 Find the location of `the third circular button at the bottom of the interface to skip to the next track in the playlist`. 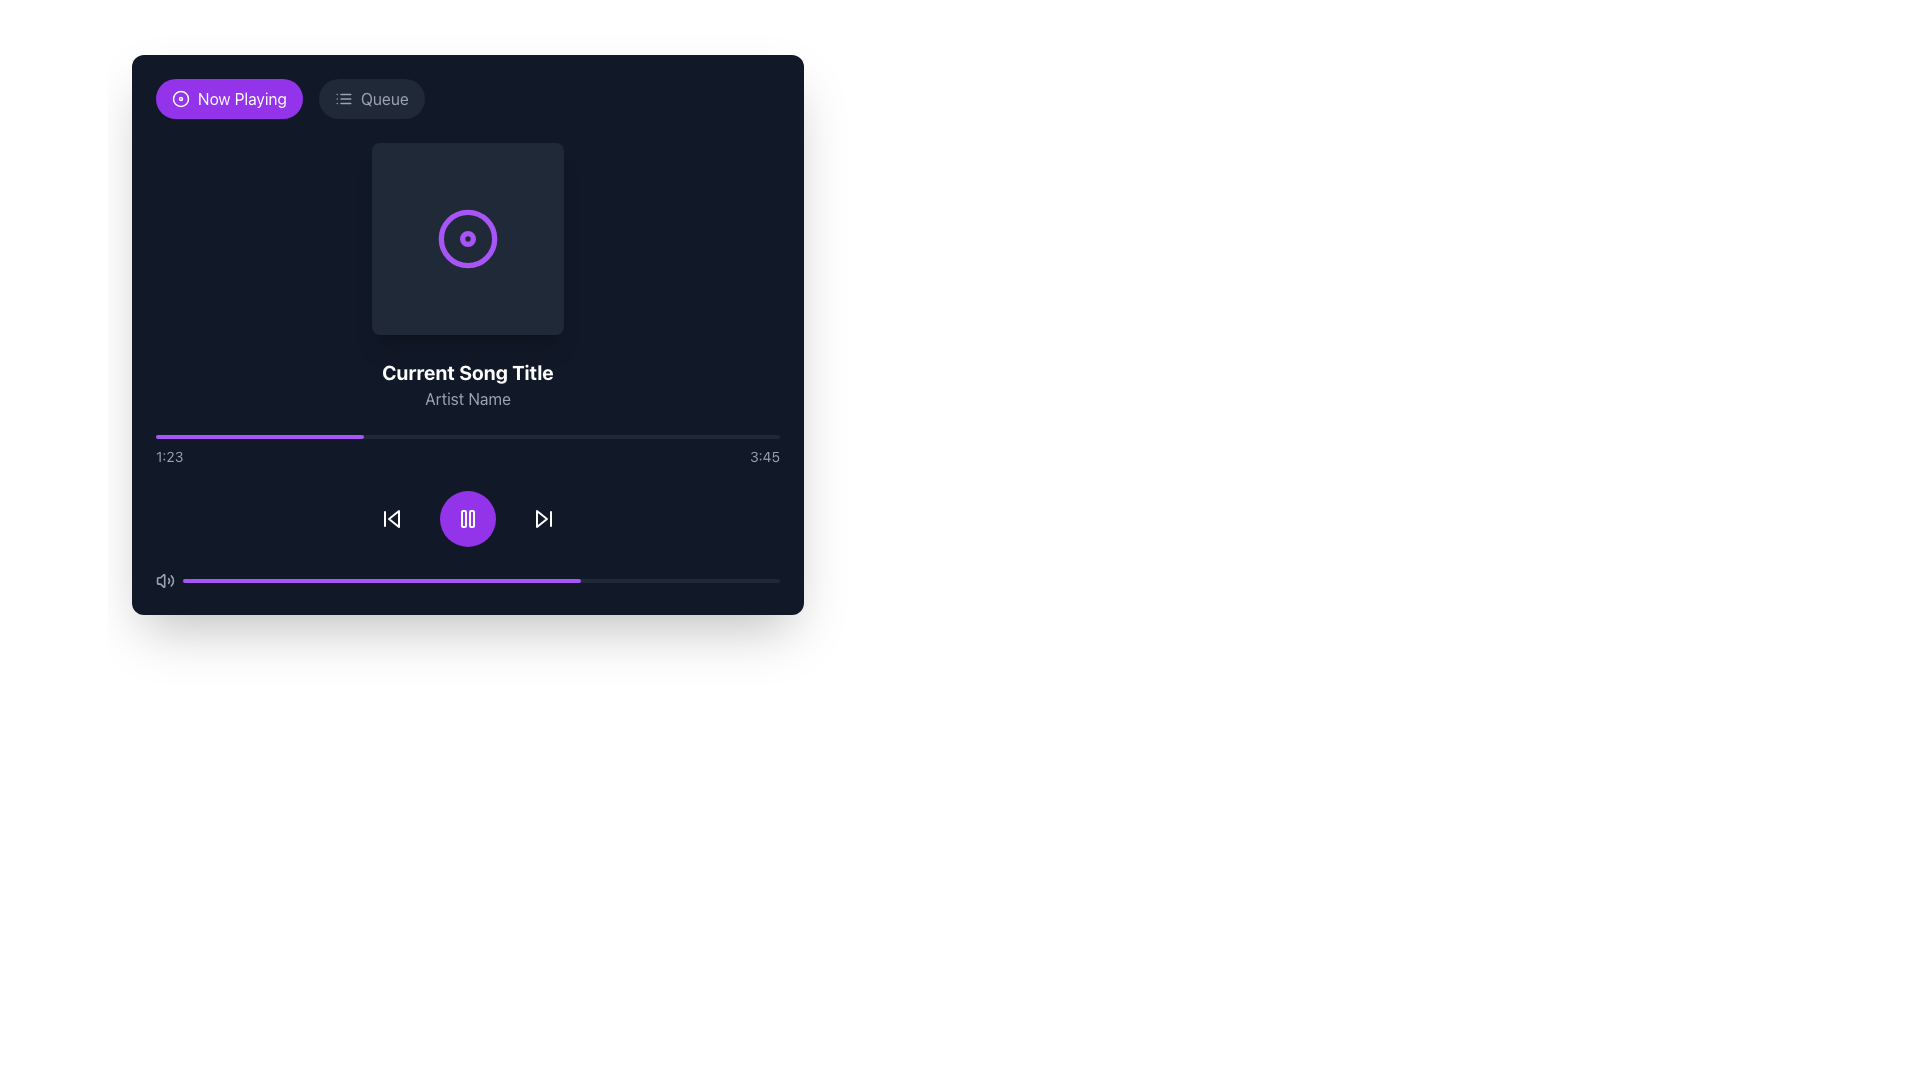

the third circular button at the bottom of the interface to skip to the next track in the playlist is located at coordinates (543, 518).